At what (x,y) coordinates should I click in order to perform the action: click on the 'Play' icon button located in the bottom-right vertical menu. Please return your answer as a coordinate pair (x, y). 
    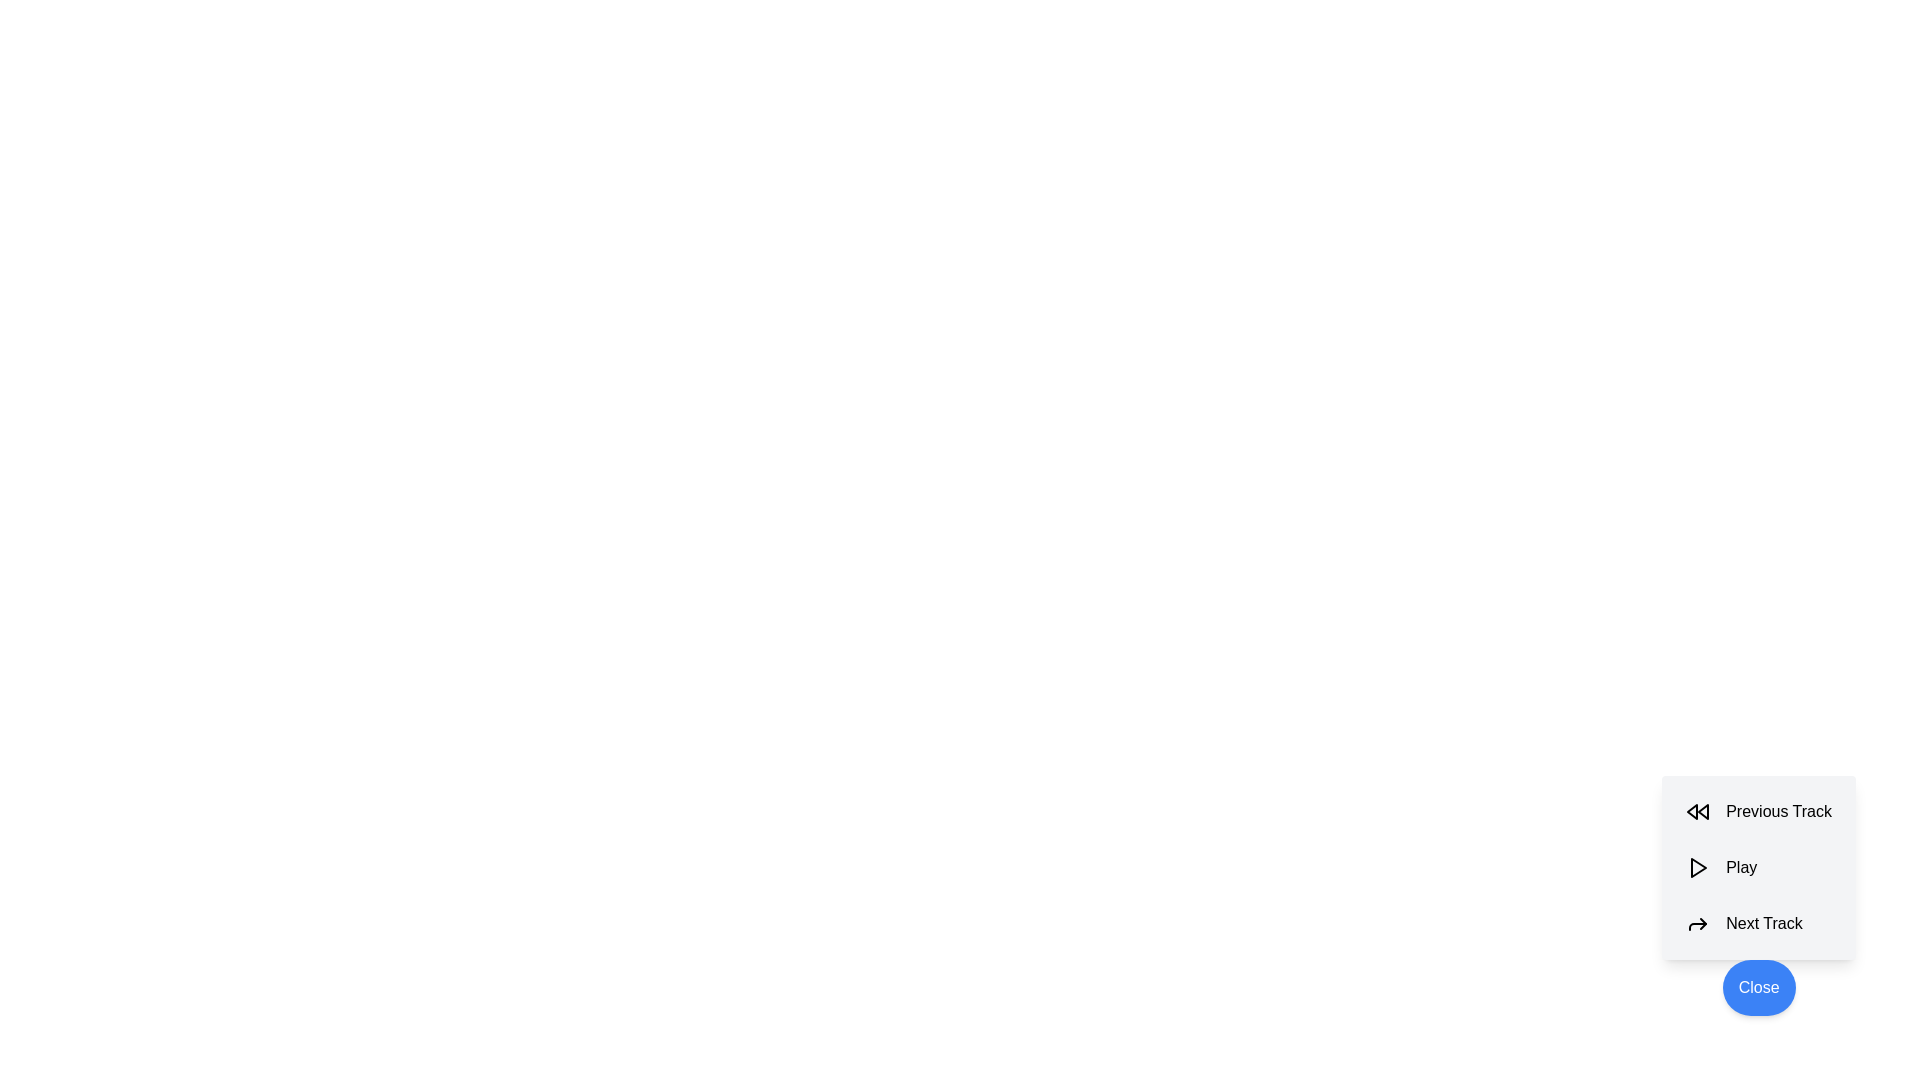
    Looking at the image, I should click on (1698, 866).